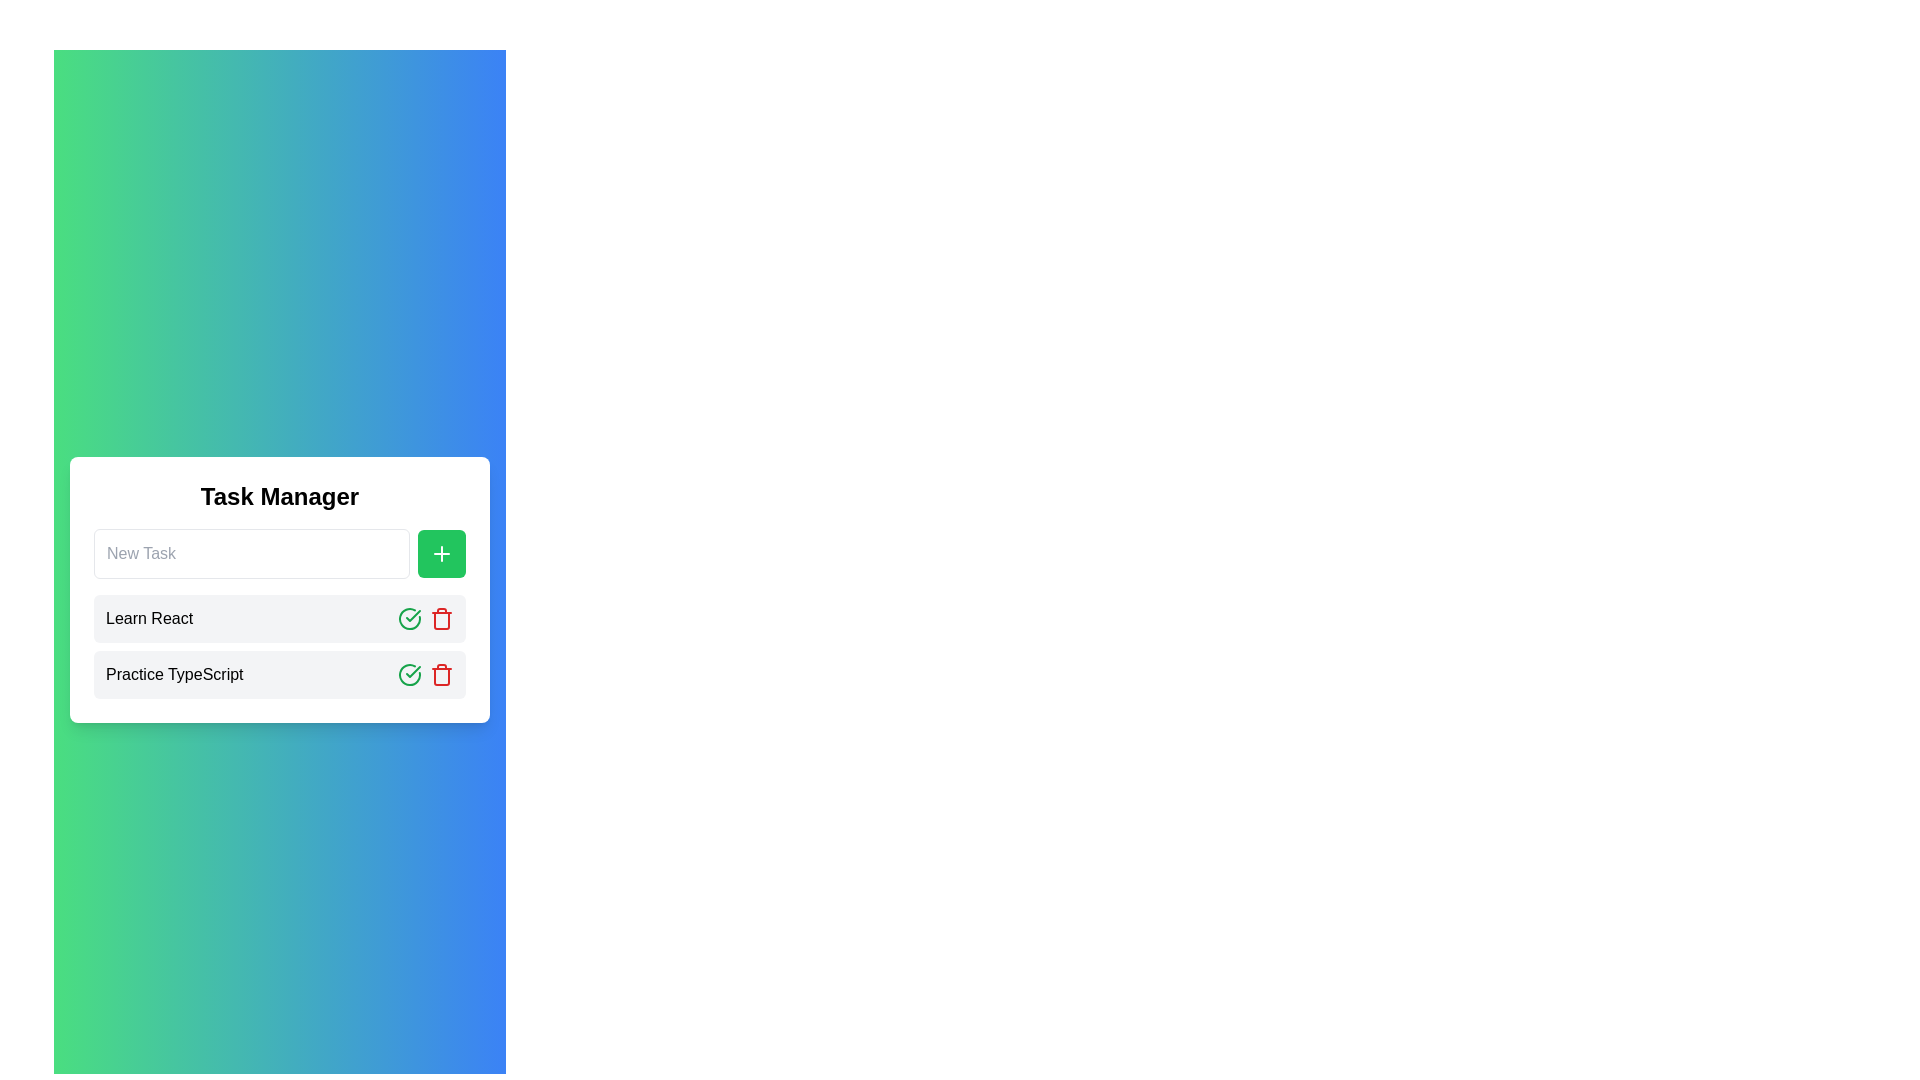 This screenshot has height=1080, width=1920. What do you see at coordinates (408, 675) in the screenshot?
I see `the Checkmark icon in the task list for 'Learn React'` at bounding box center [408, 675].